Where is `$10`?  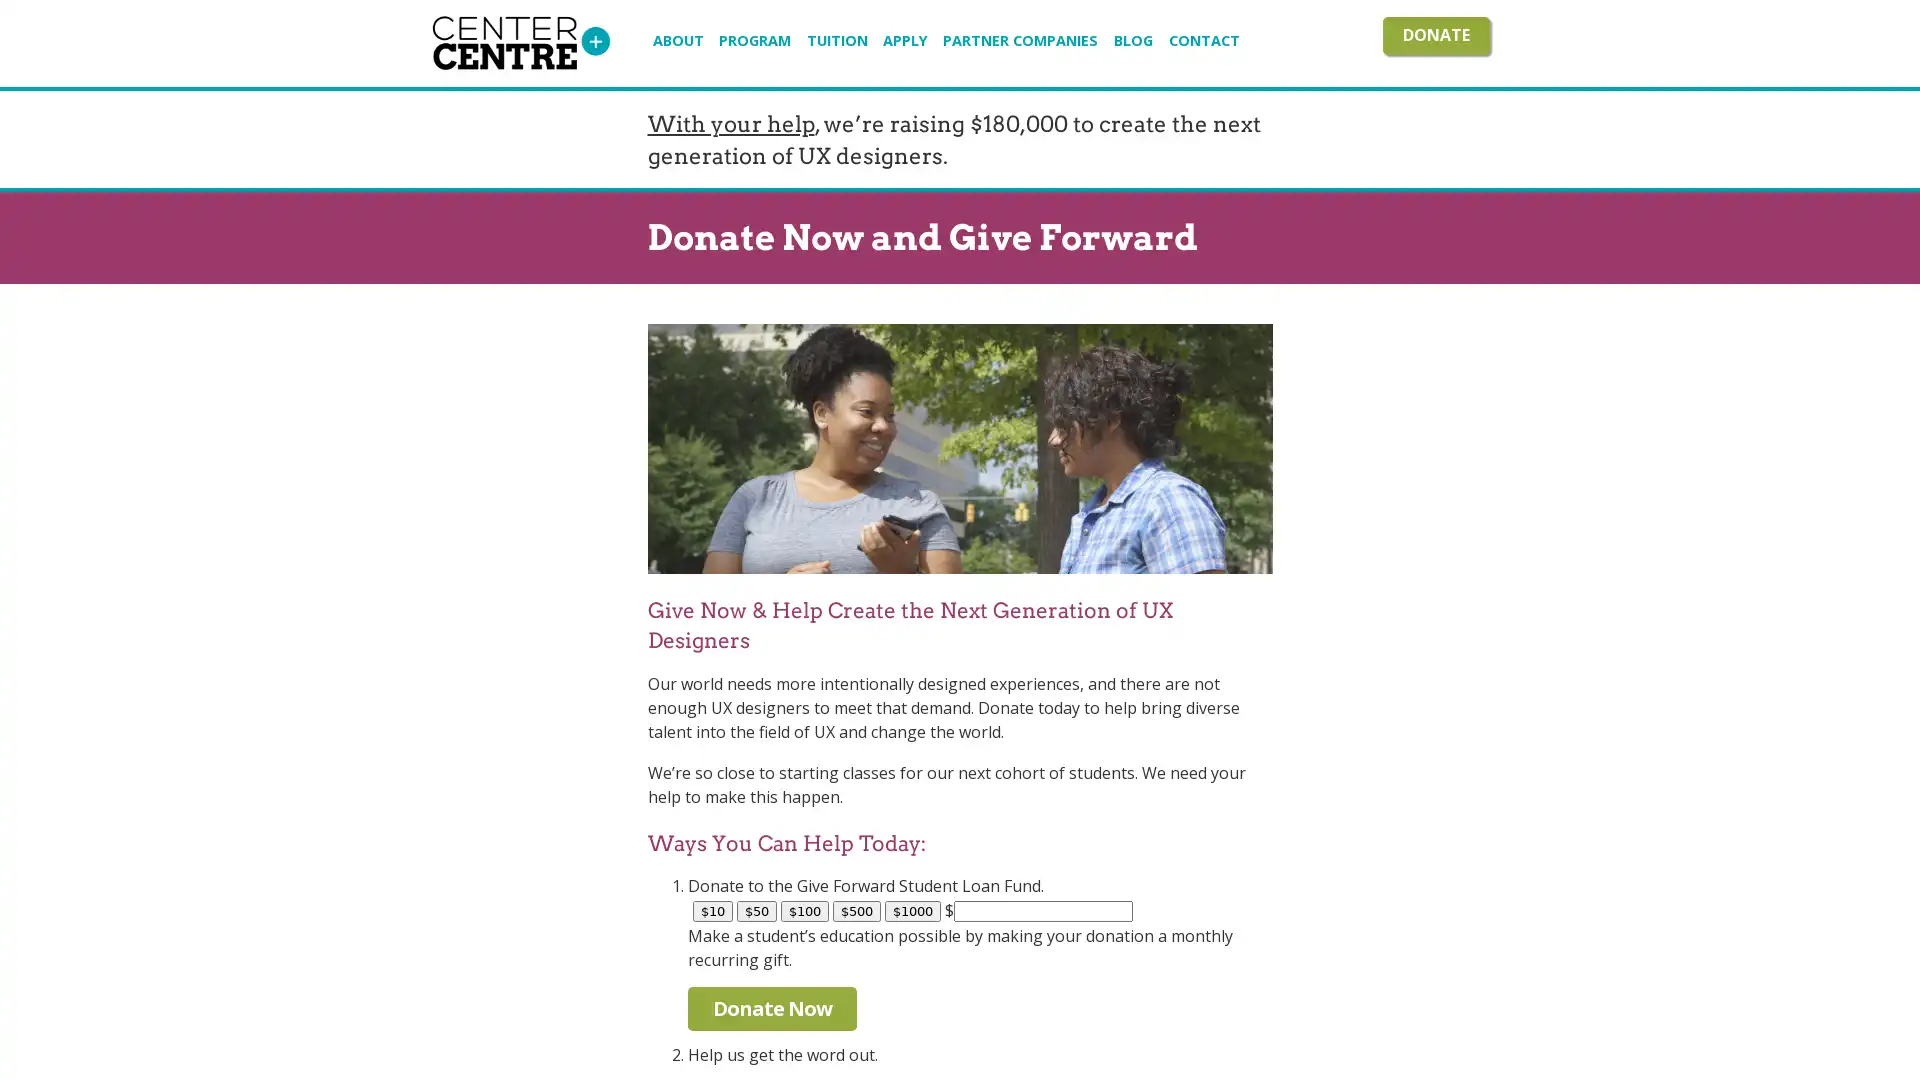 $10 is located at coordinates (711, 910).